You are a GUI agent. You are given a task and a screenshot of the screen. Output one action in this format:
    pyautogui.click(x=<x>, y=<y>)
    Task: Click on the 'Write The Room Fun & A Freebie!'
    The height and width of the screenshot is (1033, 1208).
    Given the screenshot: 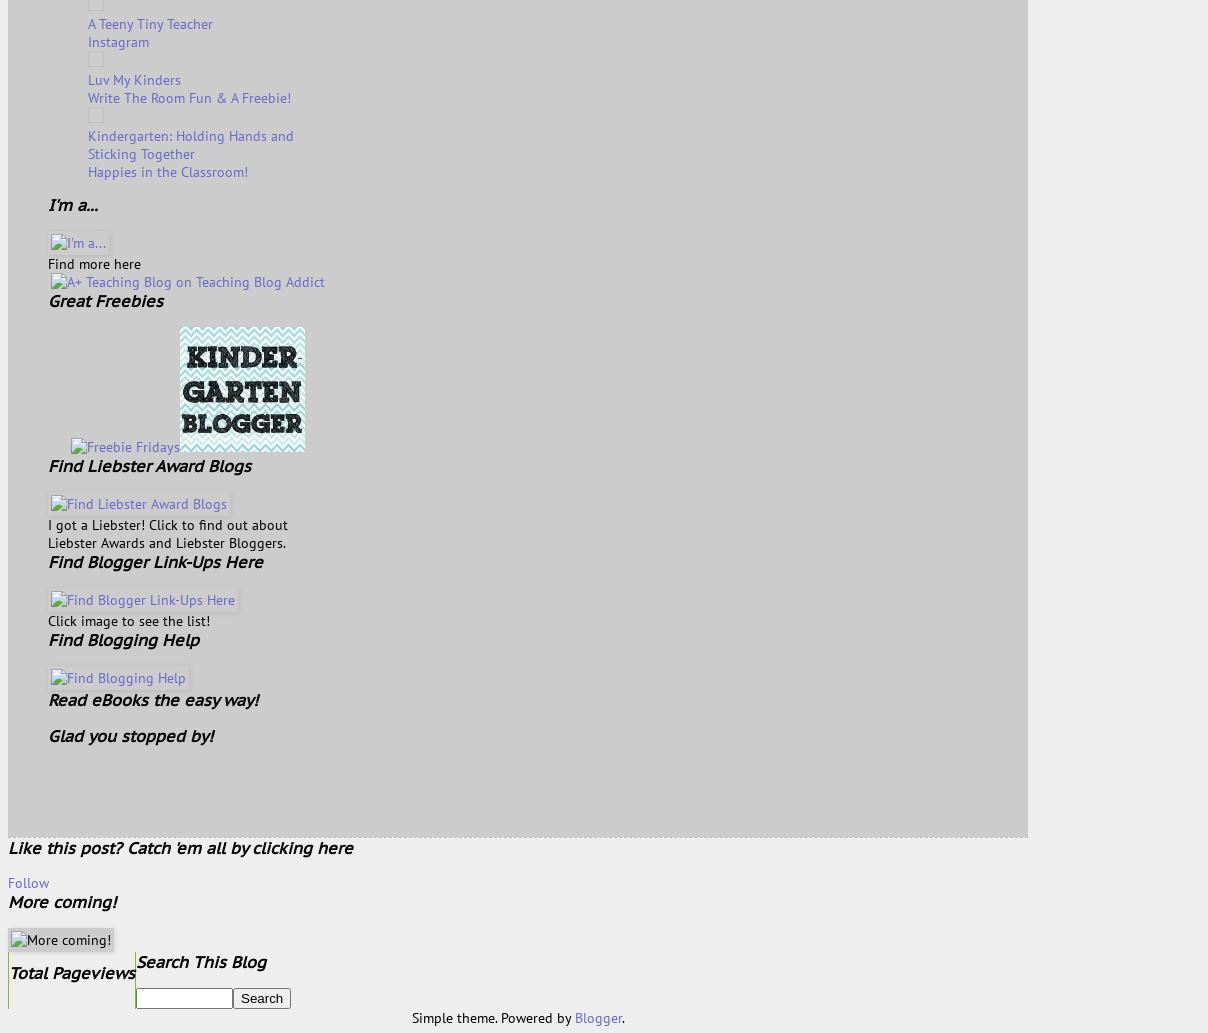 What is the action you would take?
    pyautogui.click(x=86, y=98)
    